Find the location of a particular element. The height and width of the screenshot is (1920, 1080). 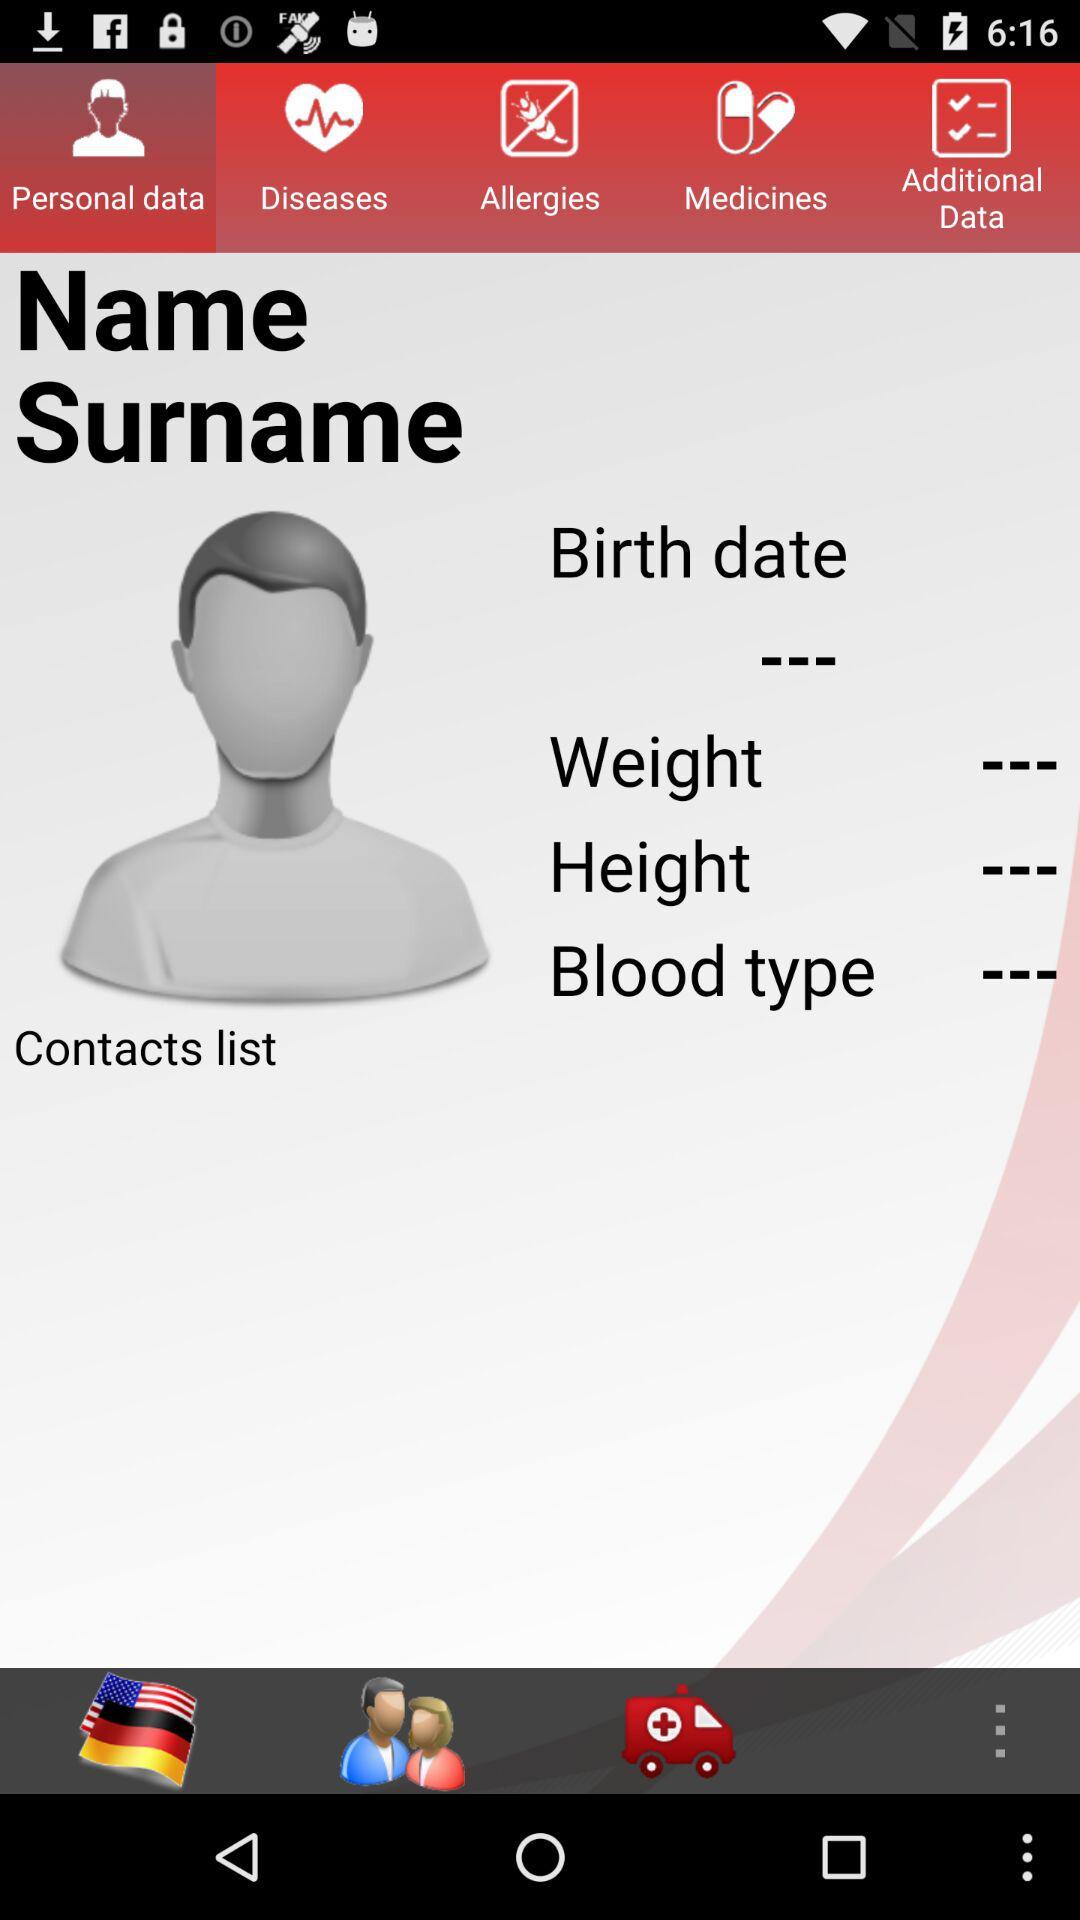

the item to the right of the medicines is located at coordinates (971, 156).